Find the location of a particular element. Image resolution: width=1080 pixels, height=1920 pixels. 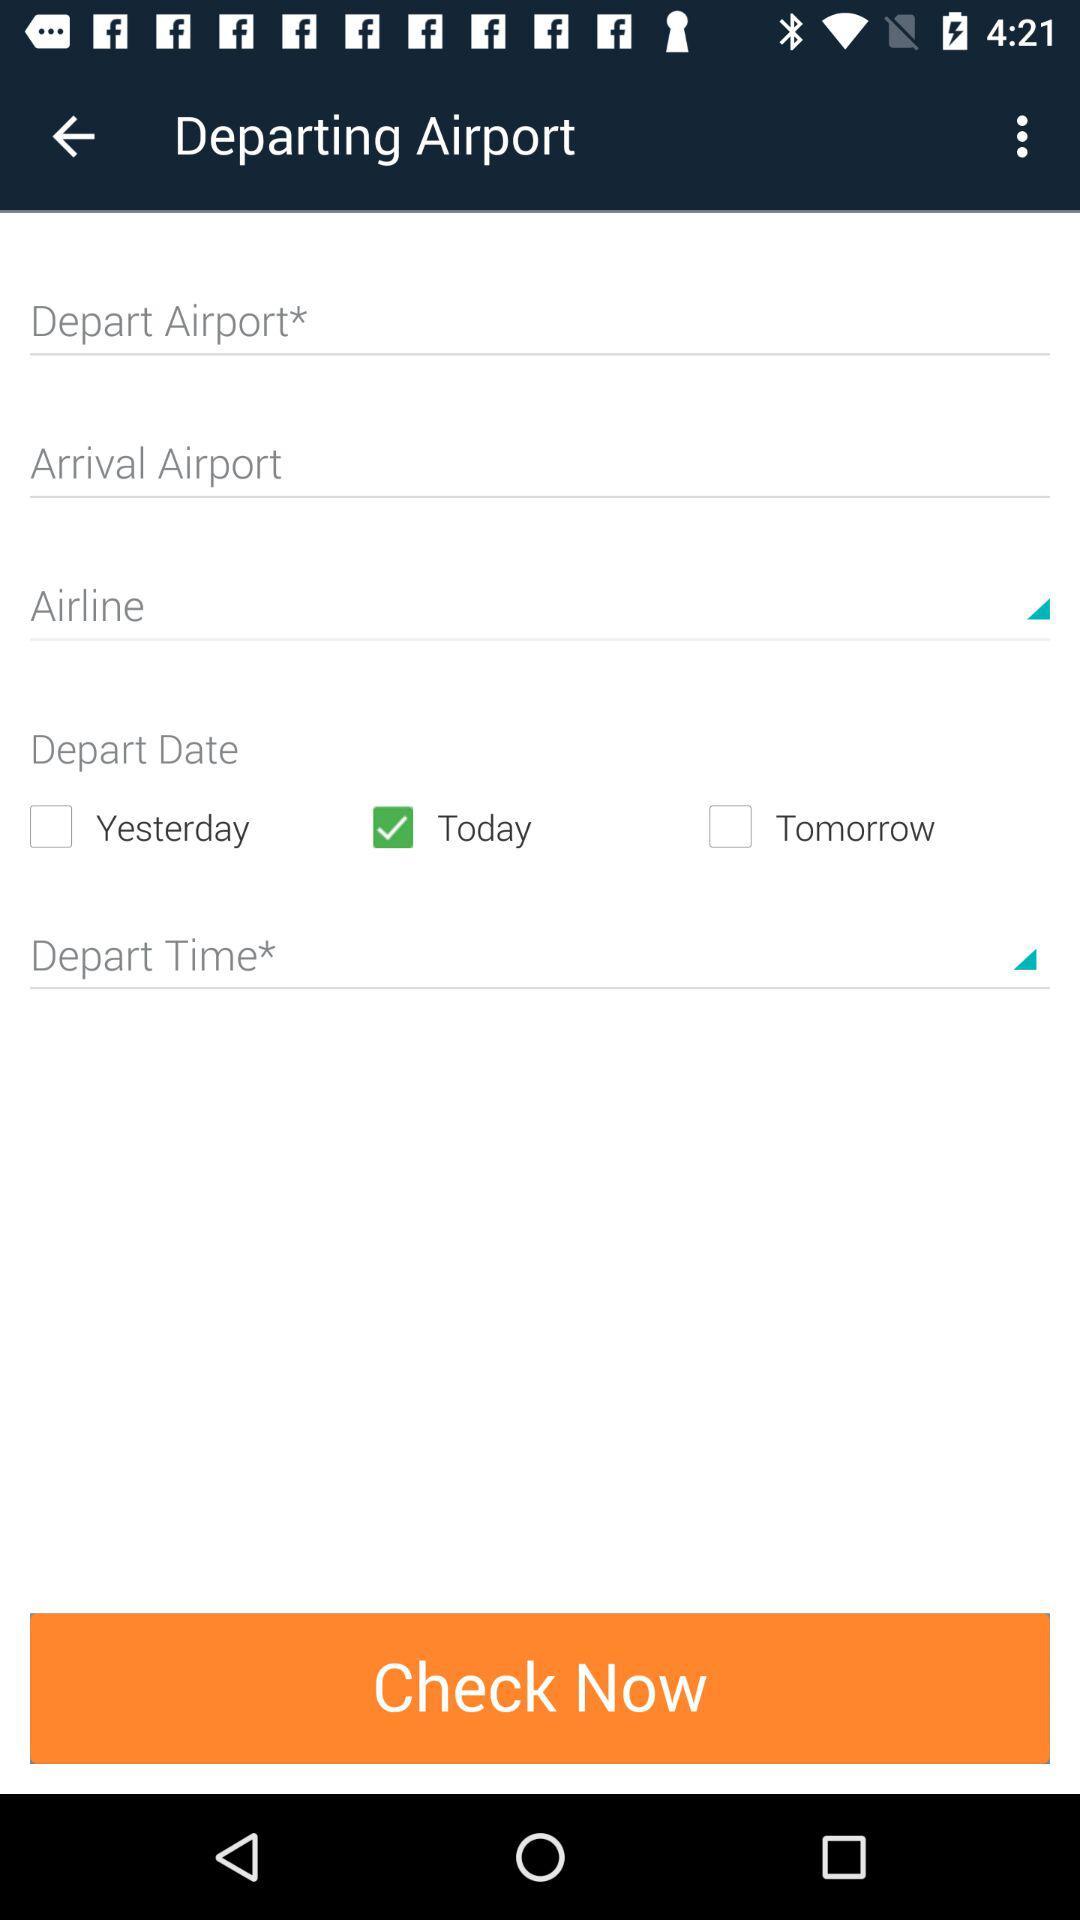

arrival airport is located at coordinates (540, 470).